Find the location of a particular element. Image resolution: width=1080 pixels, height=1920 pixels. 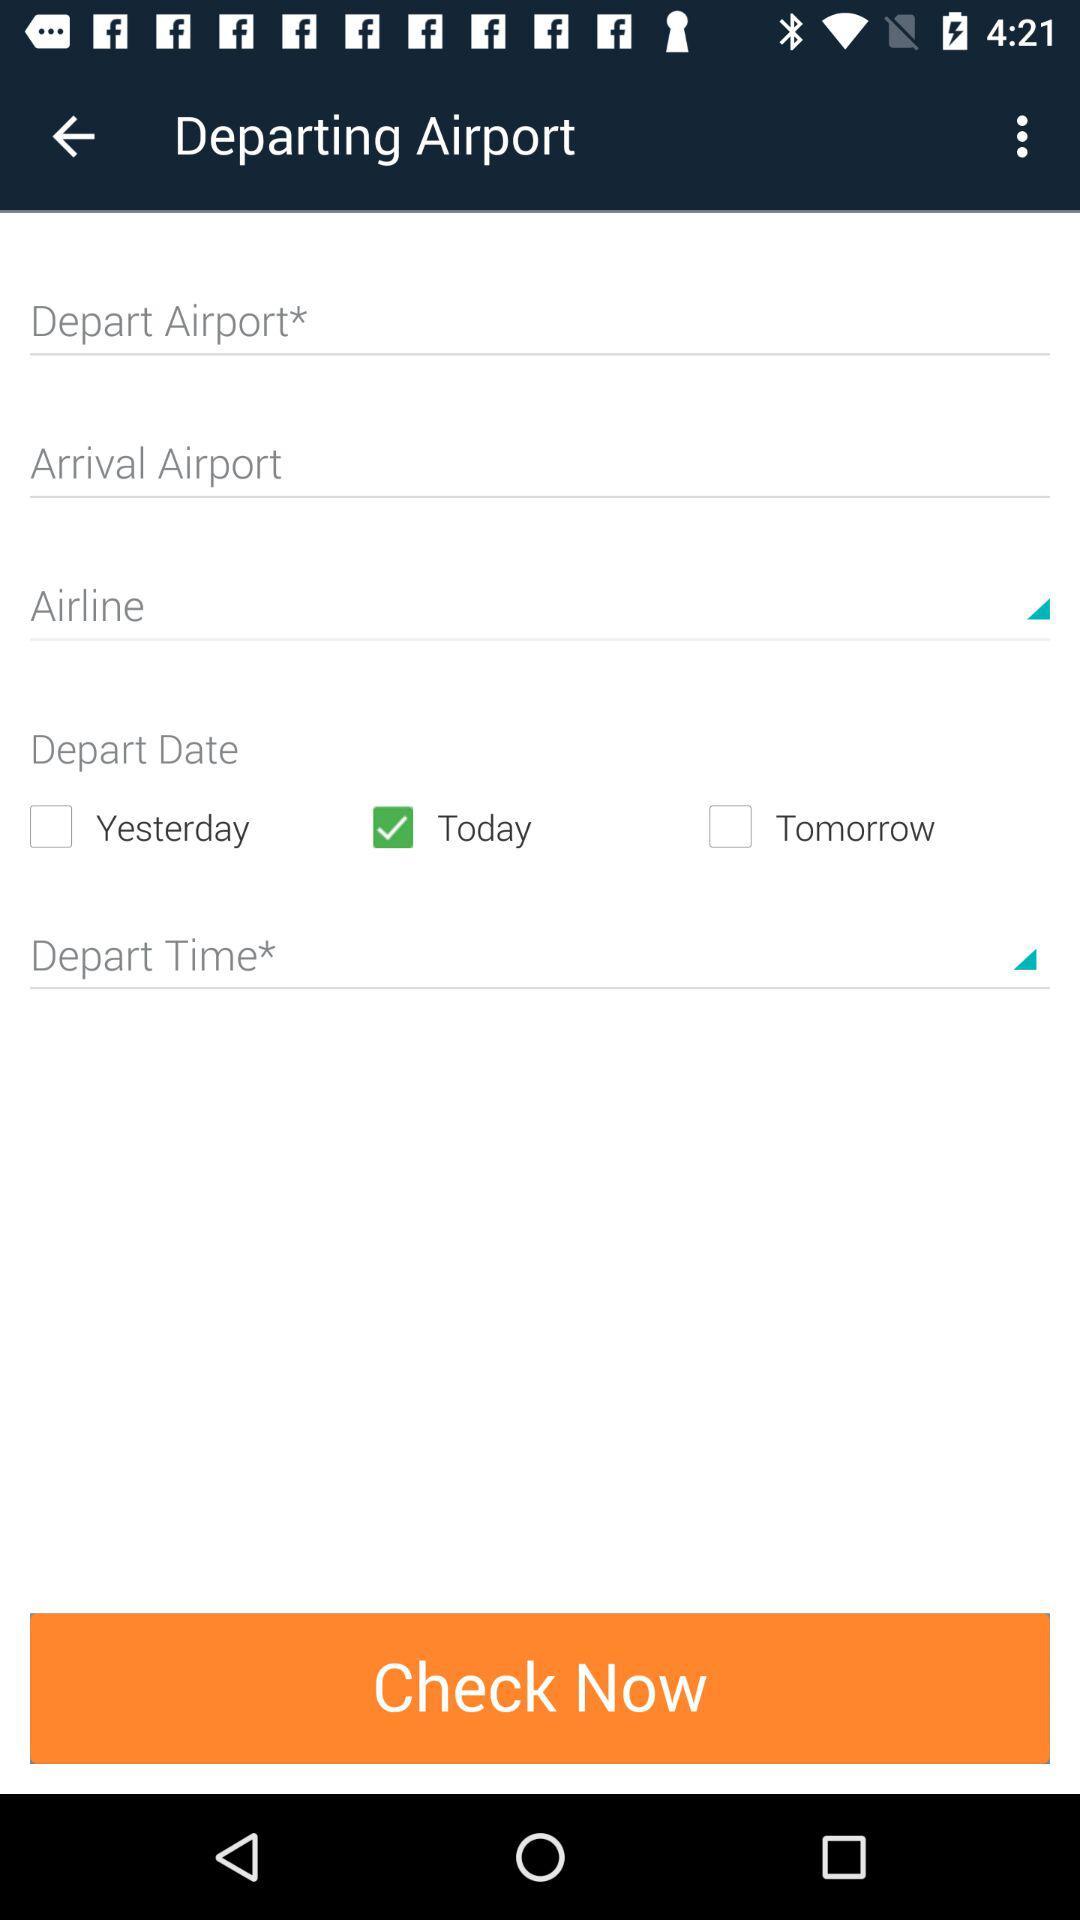

arrival airport is located at coordinates (540, 470).